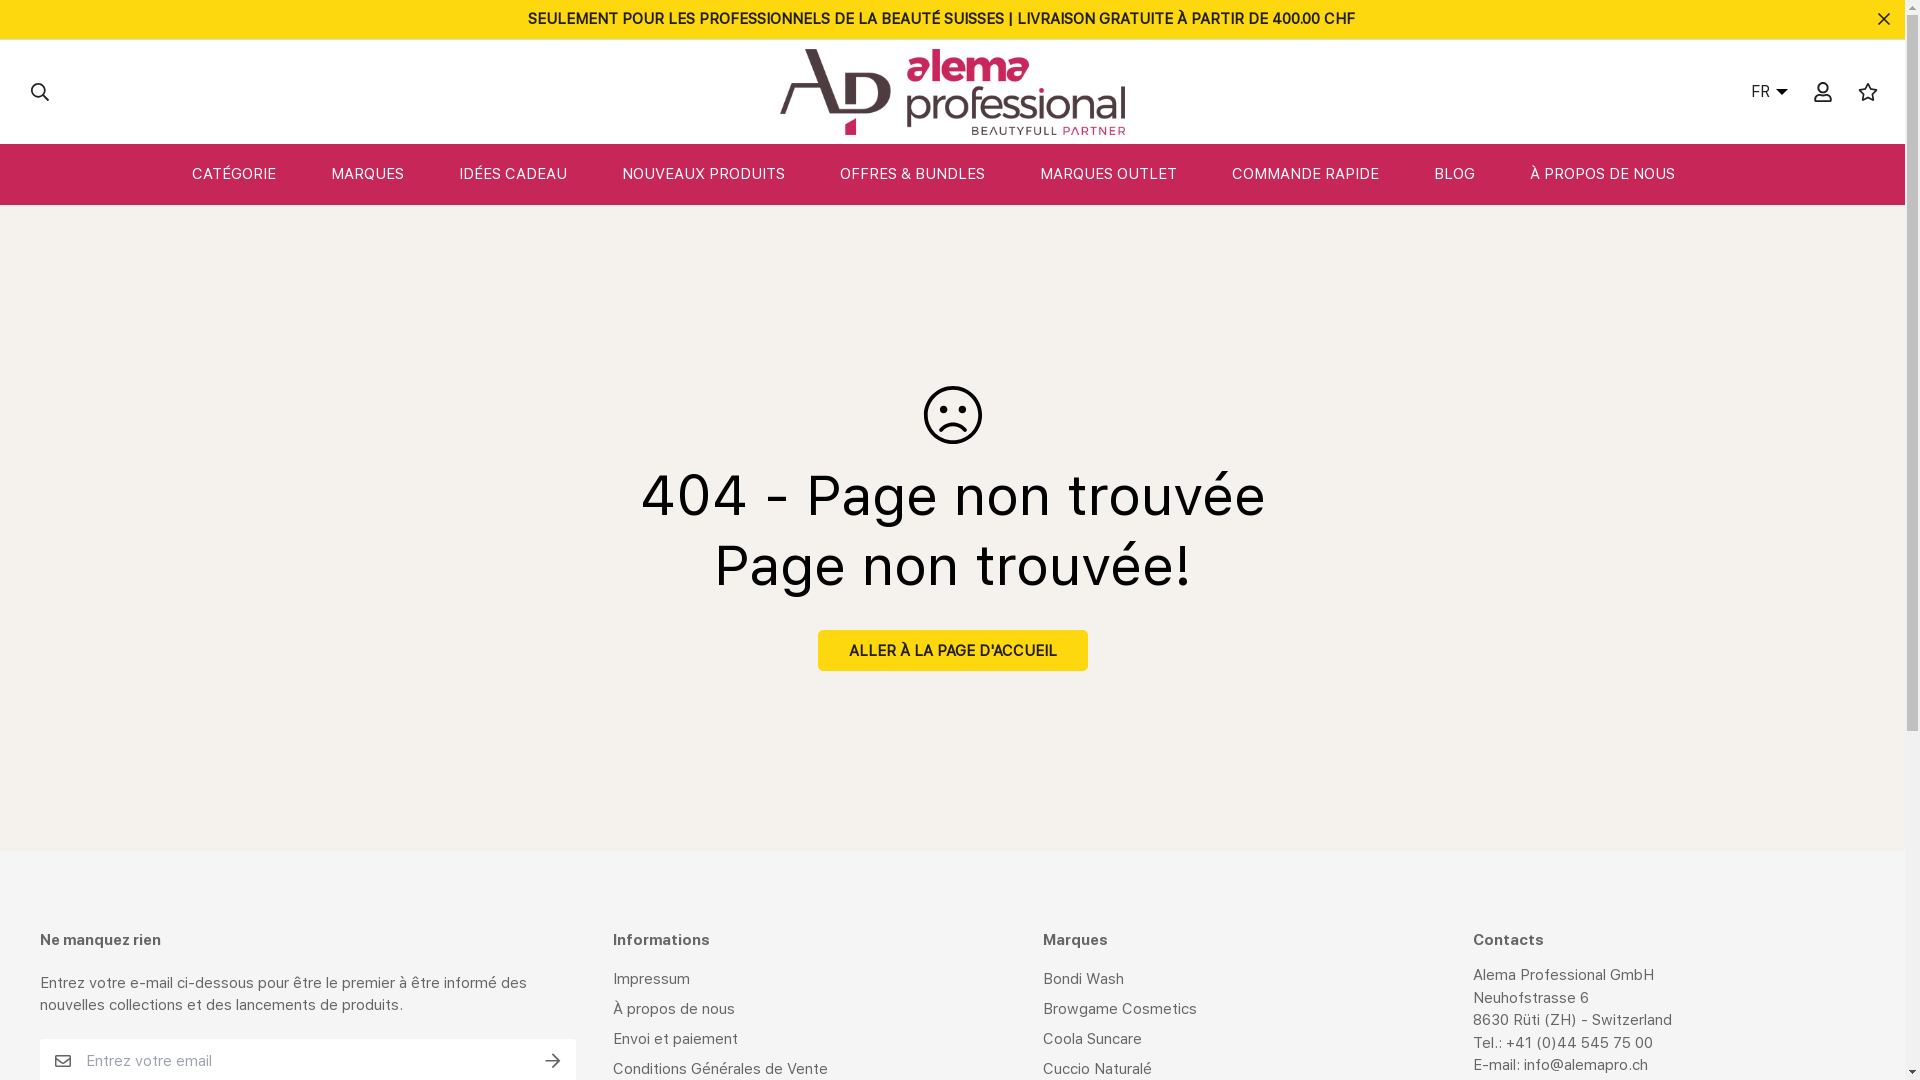  I want to click on 'MARQUES OUTLET', so click(1128, 173).